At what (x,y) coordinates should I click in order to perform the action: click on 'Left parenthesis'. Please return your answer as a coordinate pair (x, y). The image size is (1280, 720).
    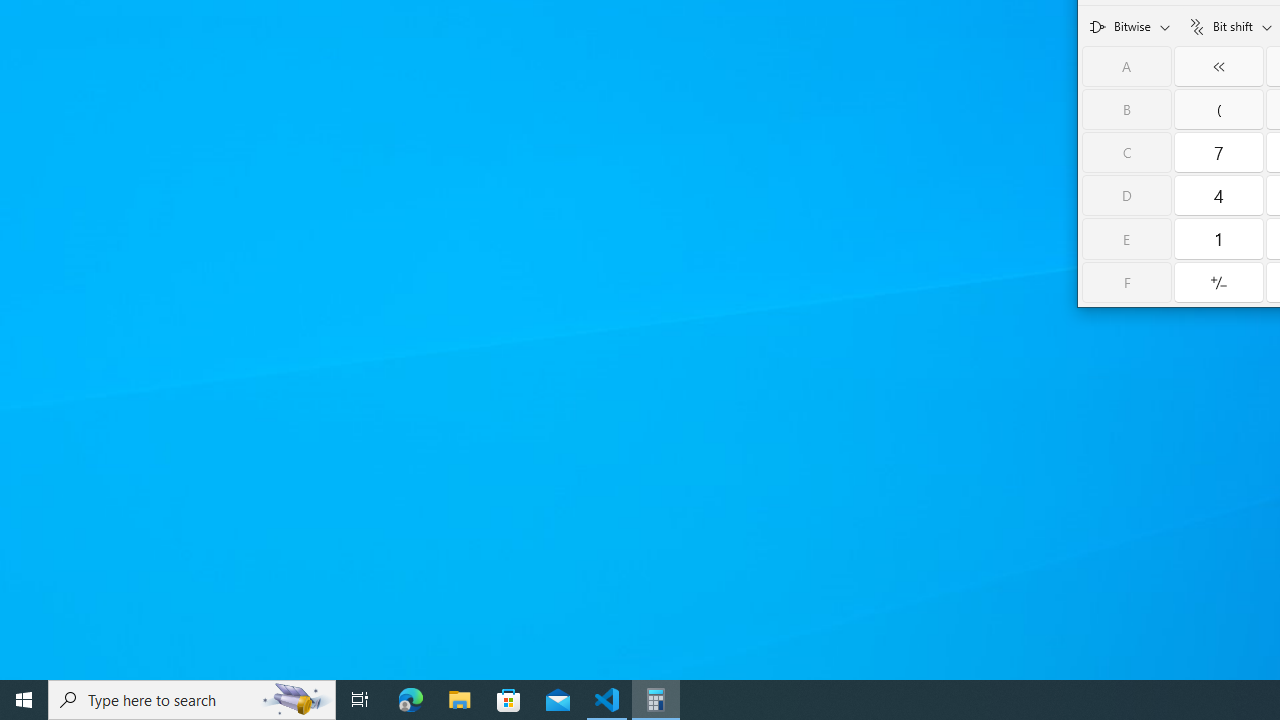
    Looking at the image, I should click on (1218, 109).